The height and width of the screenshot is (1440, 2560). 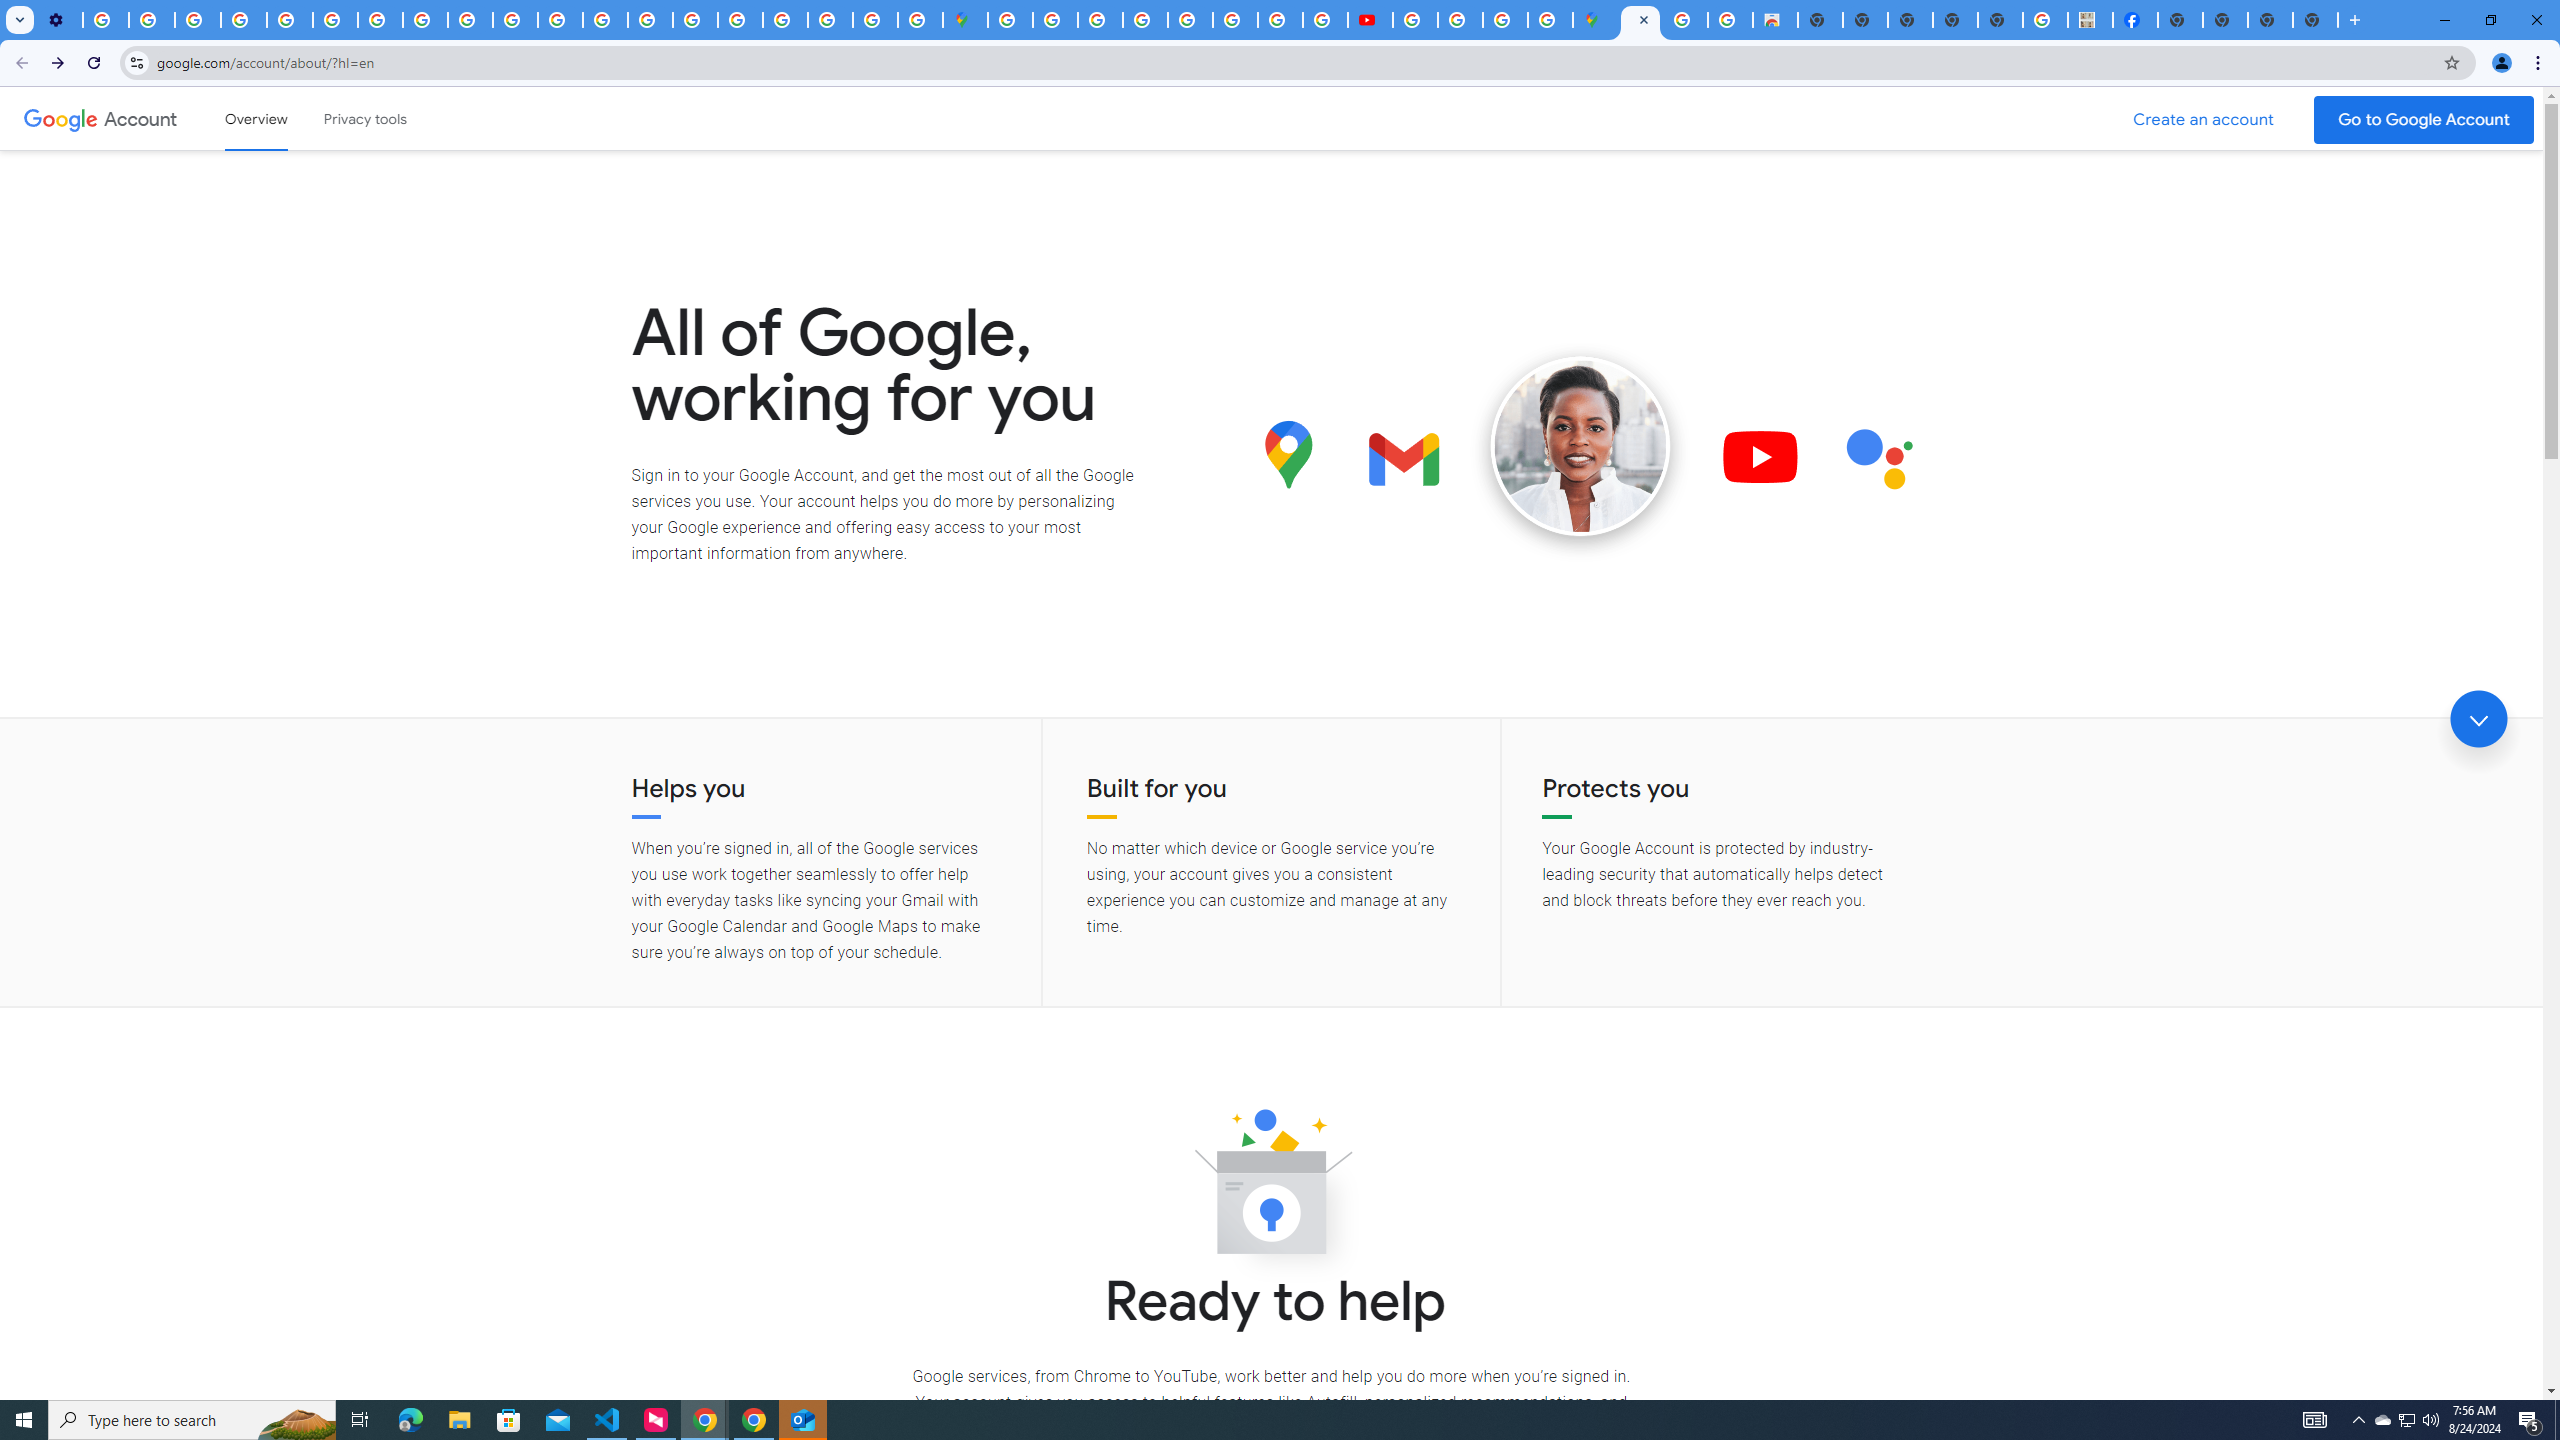 What do you see at coordinates (2478, 719) in the screenshot?
I see `'Jump link'` at bounding box center [2478, 719].